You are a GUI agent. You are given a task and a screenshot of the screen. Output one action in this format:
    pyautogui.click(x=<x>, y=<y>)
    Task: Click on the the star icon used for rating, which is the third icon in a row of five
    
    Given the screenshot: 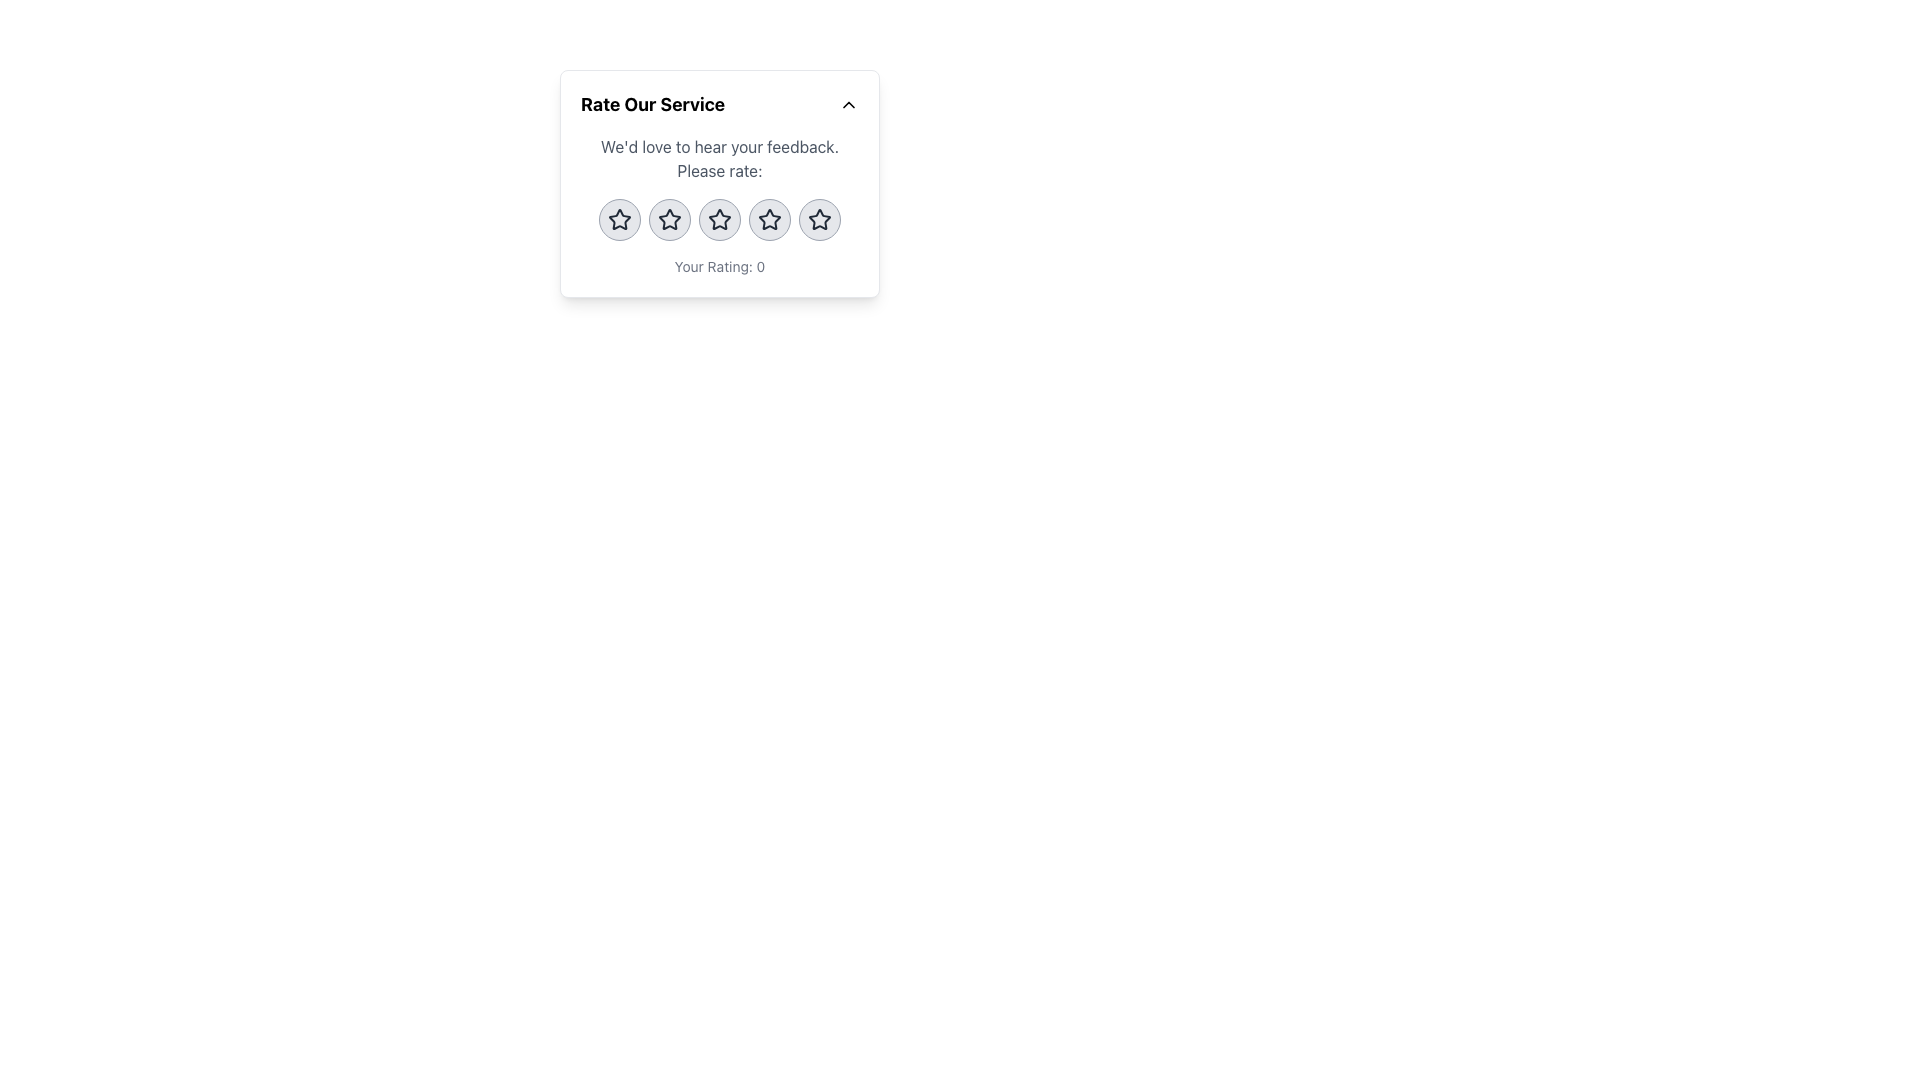 What is the action you would take?
    pyautogui.click(x=720, y=219)
    